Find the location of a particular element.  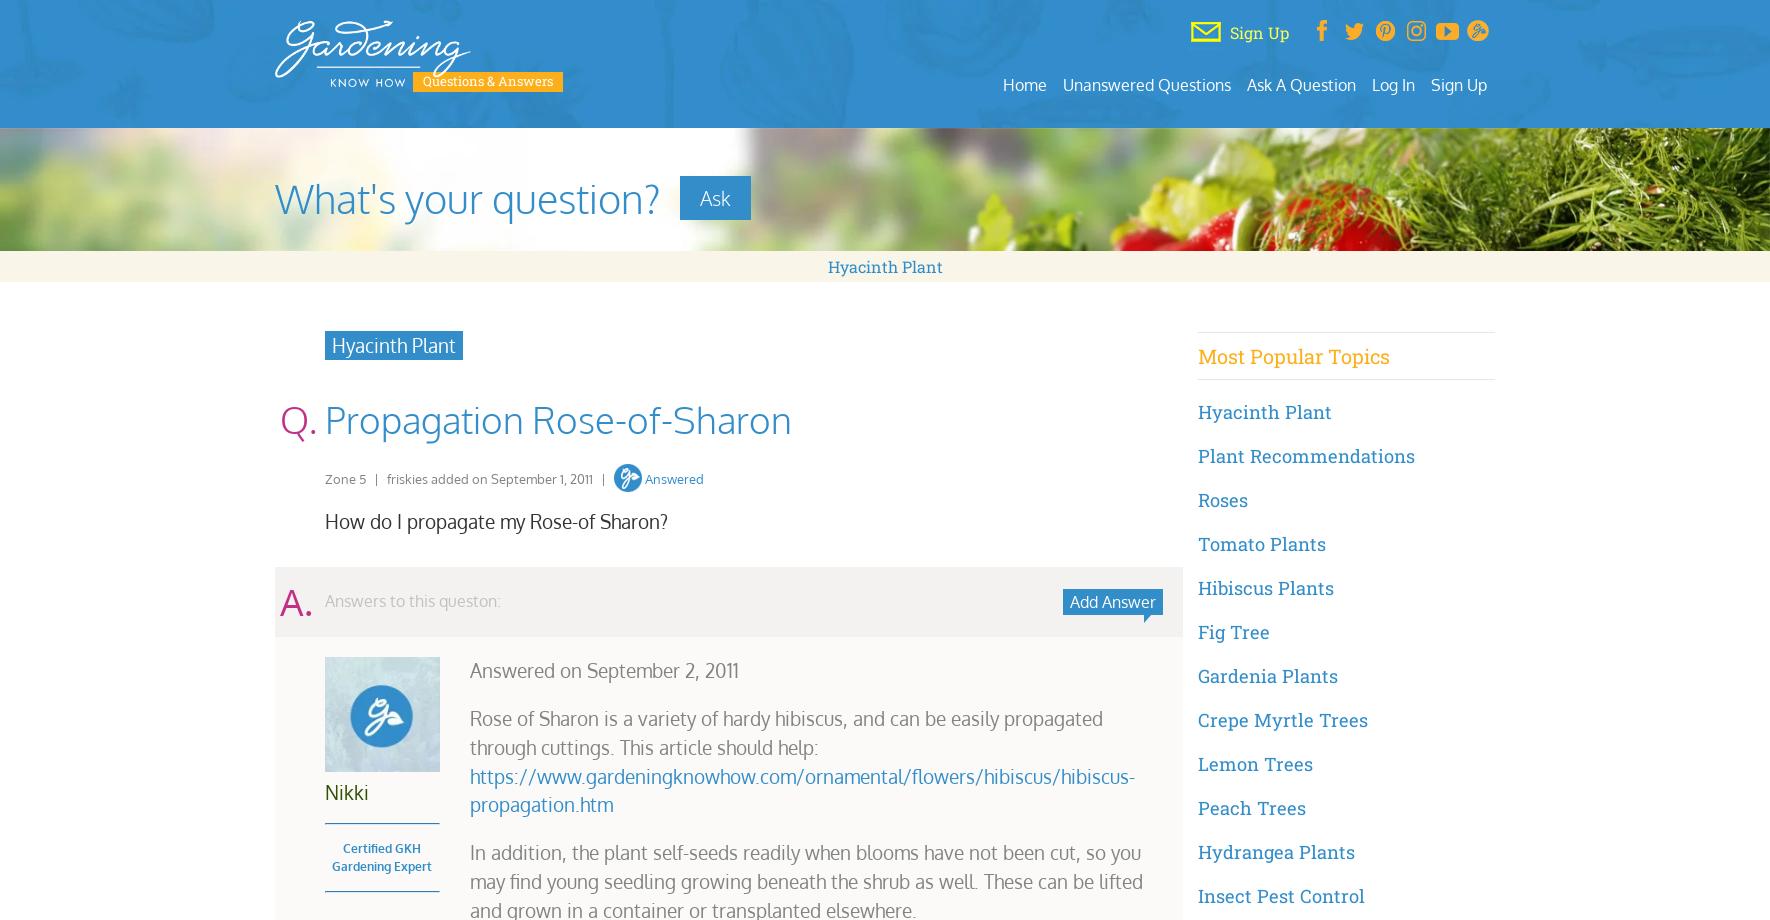

'https://www.gardeningknowhow.com/ornamental/flowers/hibiscus/hibiscus-propagation.htm' is located at coordinates (801, 790).